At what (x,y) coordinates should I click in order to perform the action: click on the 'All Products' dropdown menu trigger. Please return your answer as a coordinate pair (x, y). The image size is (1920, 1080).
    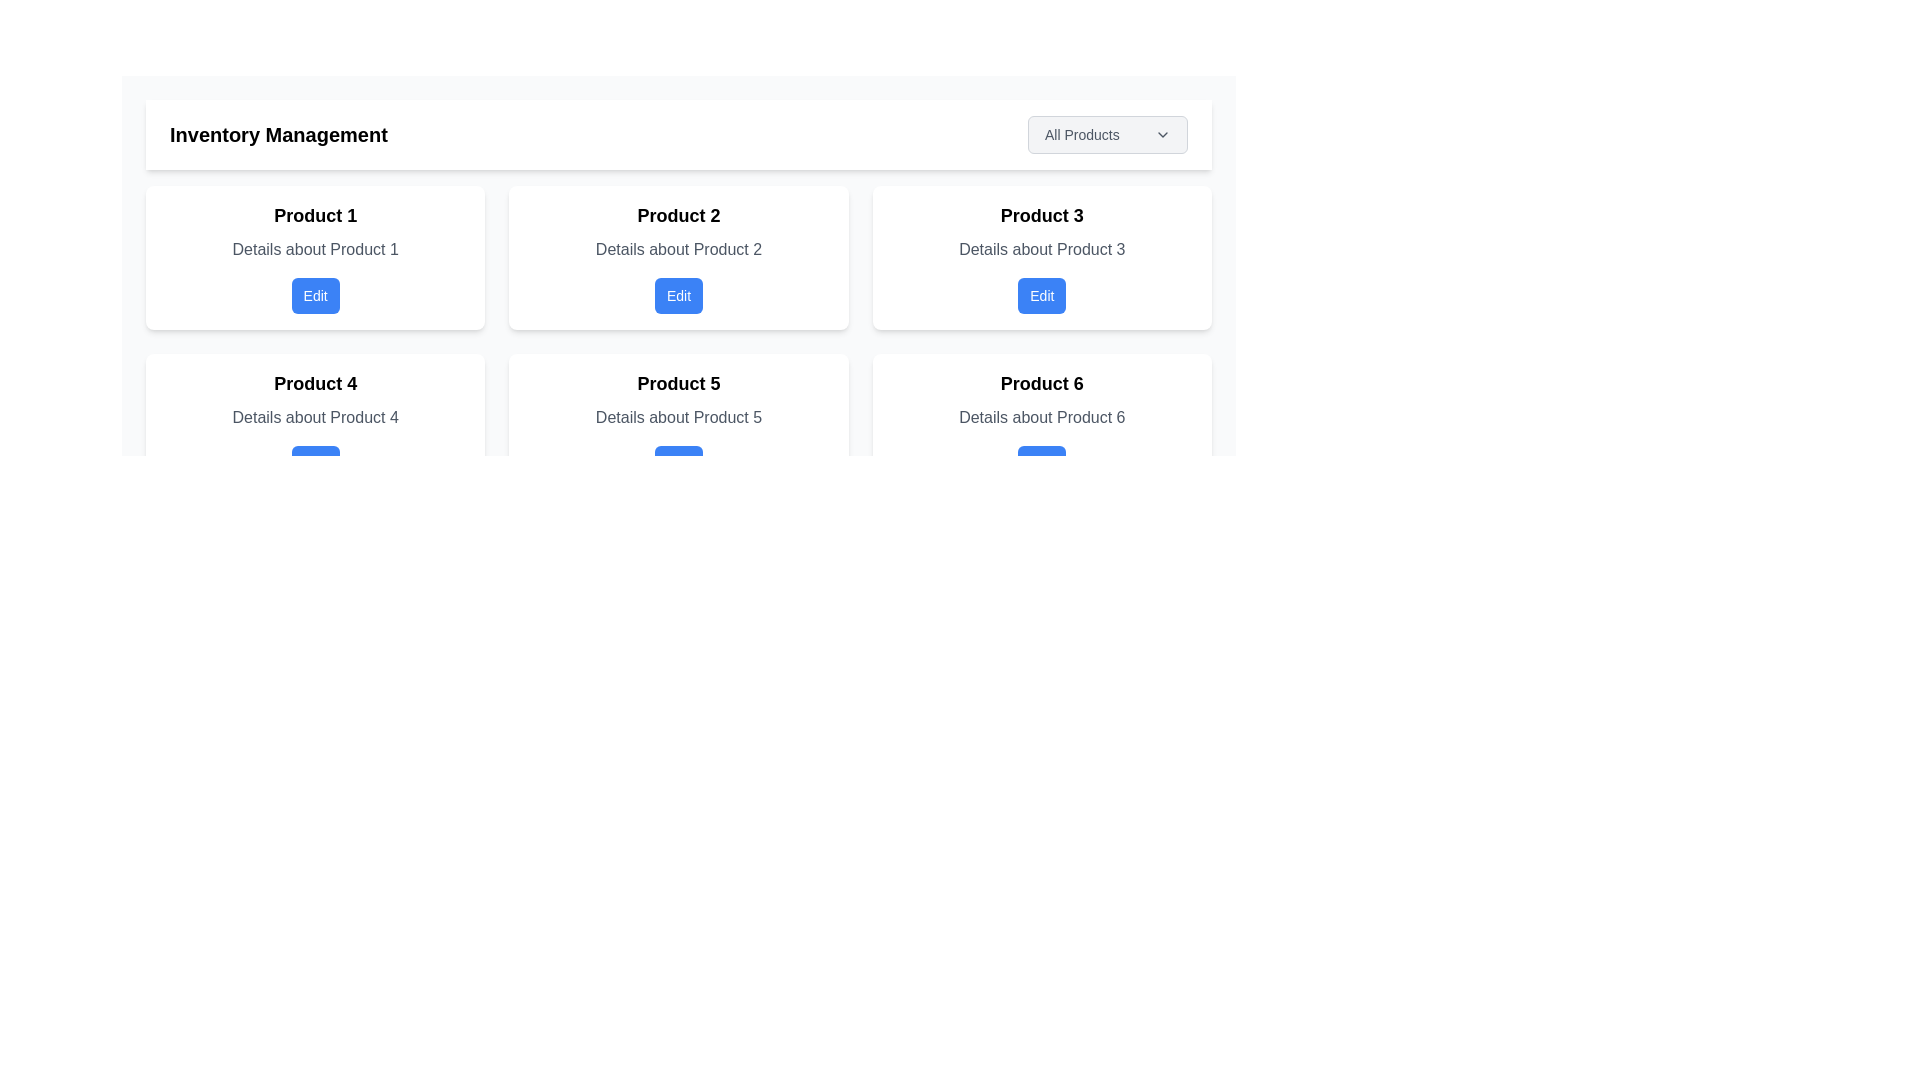
    Looking at the image, I should click on (1107, 135).